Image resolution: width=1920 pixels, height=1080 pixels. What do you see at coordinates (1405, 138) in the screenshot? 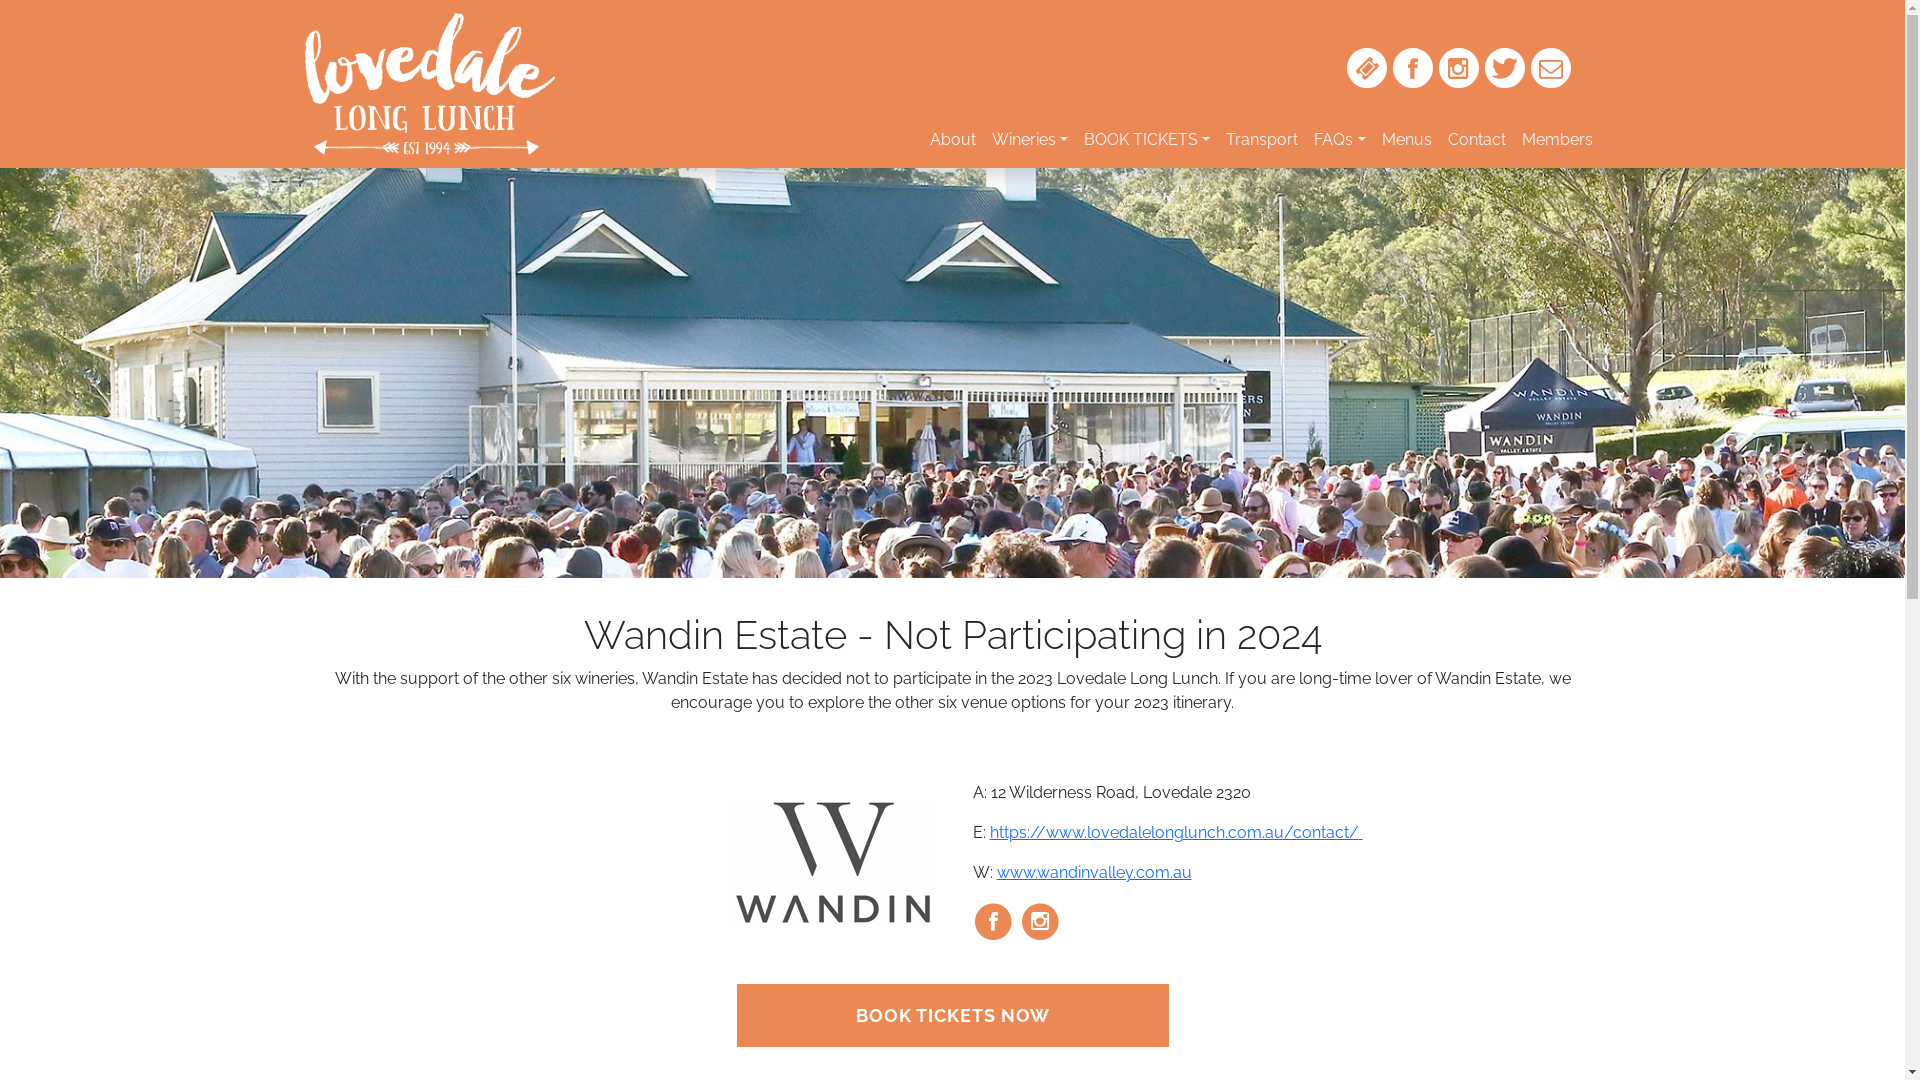
I see `'Menus'` at bounding box center [1405, 138].